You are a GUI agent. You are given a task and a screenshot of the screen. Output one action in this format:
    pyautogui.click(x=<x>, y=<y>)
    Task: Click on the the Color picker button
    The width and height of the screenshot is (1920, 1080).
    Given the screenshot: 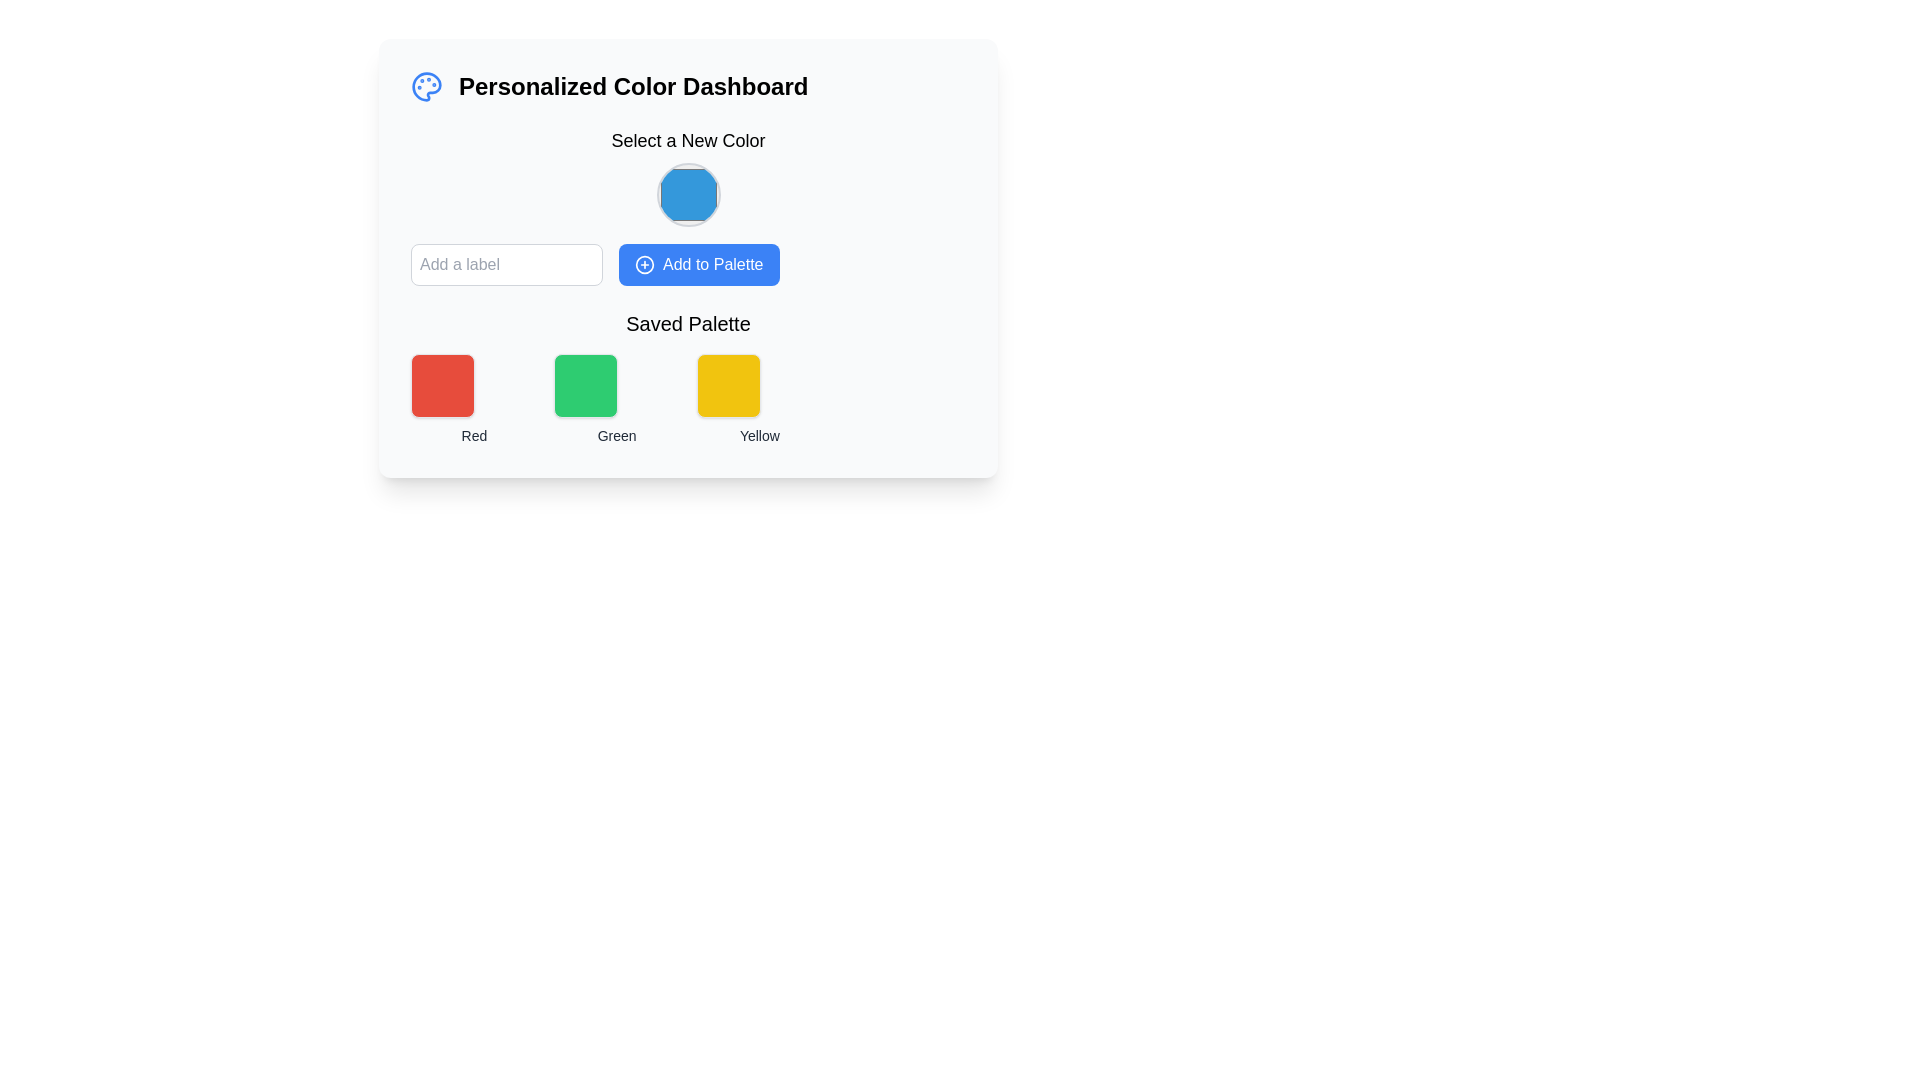 What is the action you would take?
    pyautogui.click(x=688, y=195)
    